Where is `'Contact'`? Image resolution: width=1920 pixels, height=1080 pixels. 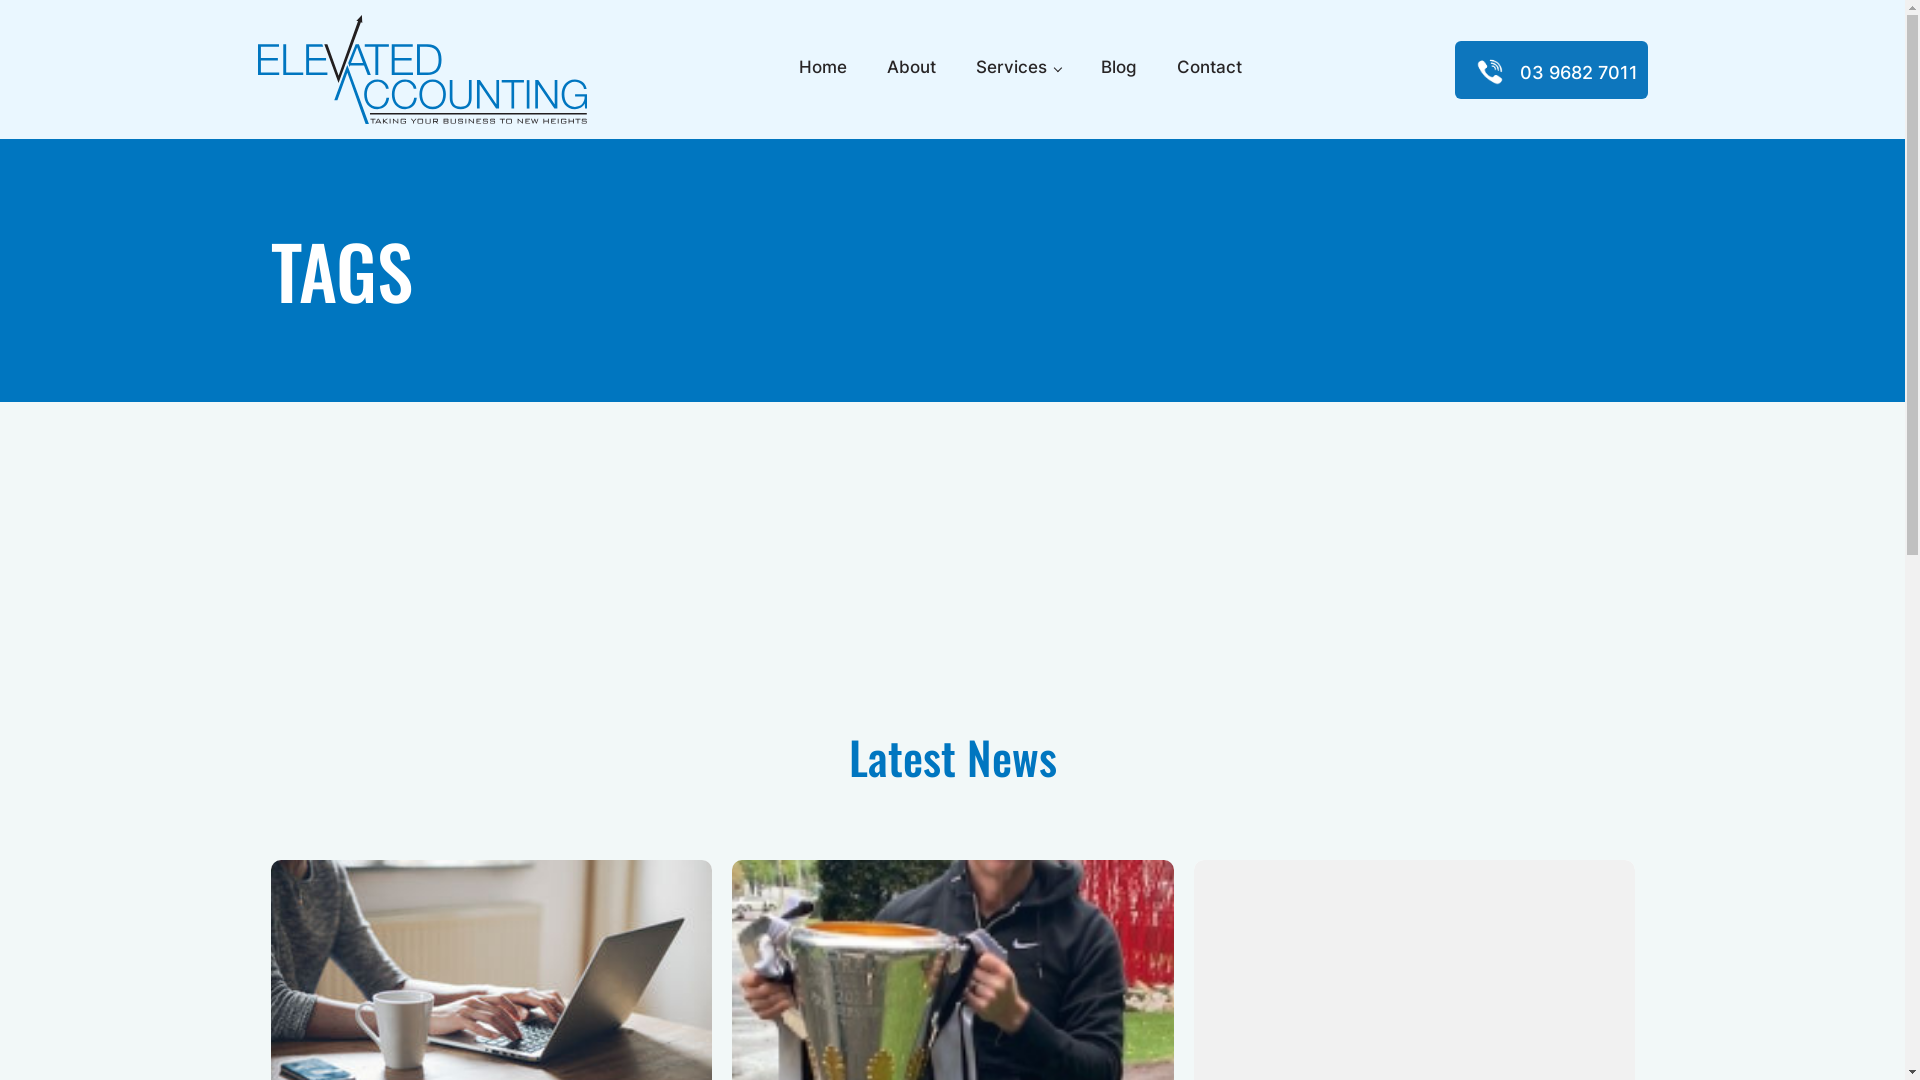
'Contact' is located at coordinates (1208, 68).